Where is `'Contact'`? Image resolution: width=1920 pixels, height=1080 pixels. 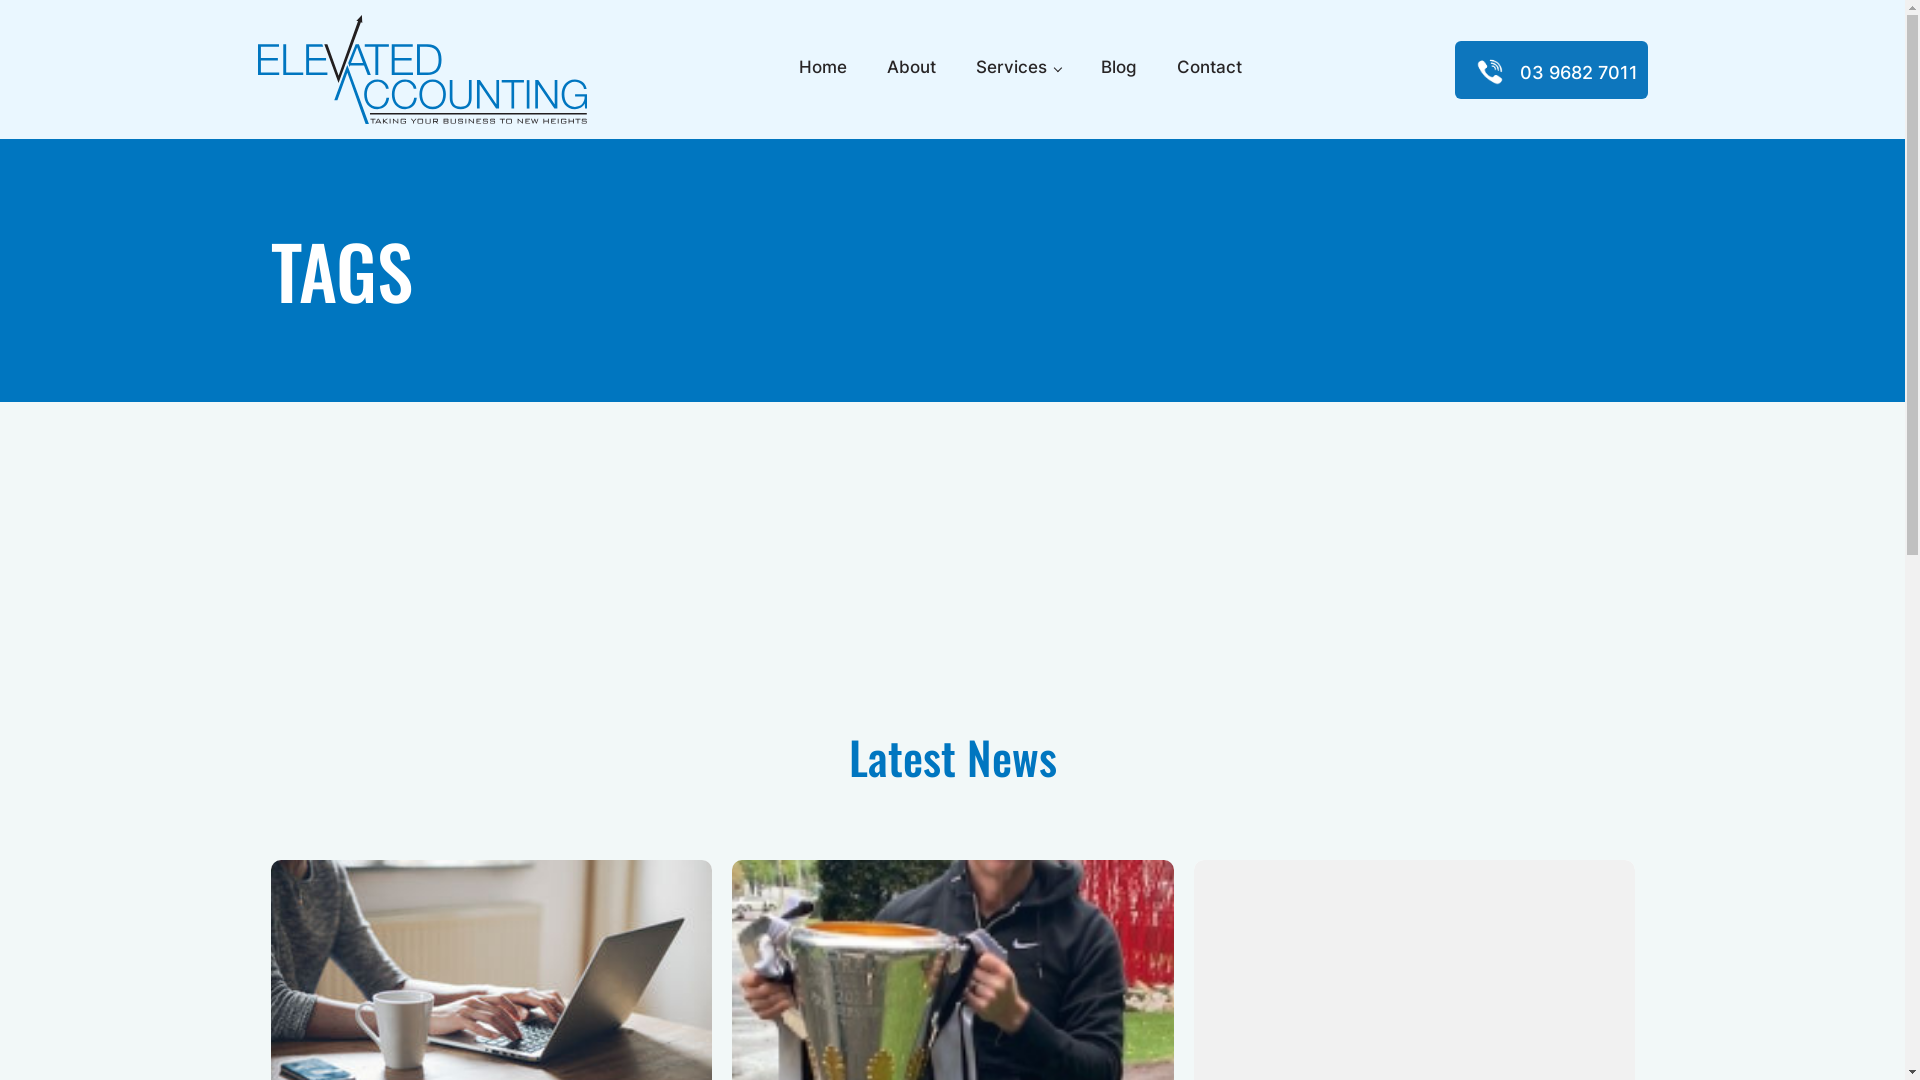
'Contact' is located at coordinates (1208, 68).